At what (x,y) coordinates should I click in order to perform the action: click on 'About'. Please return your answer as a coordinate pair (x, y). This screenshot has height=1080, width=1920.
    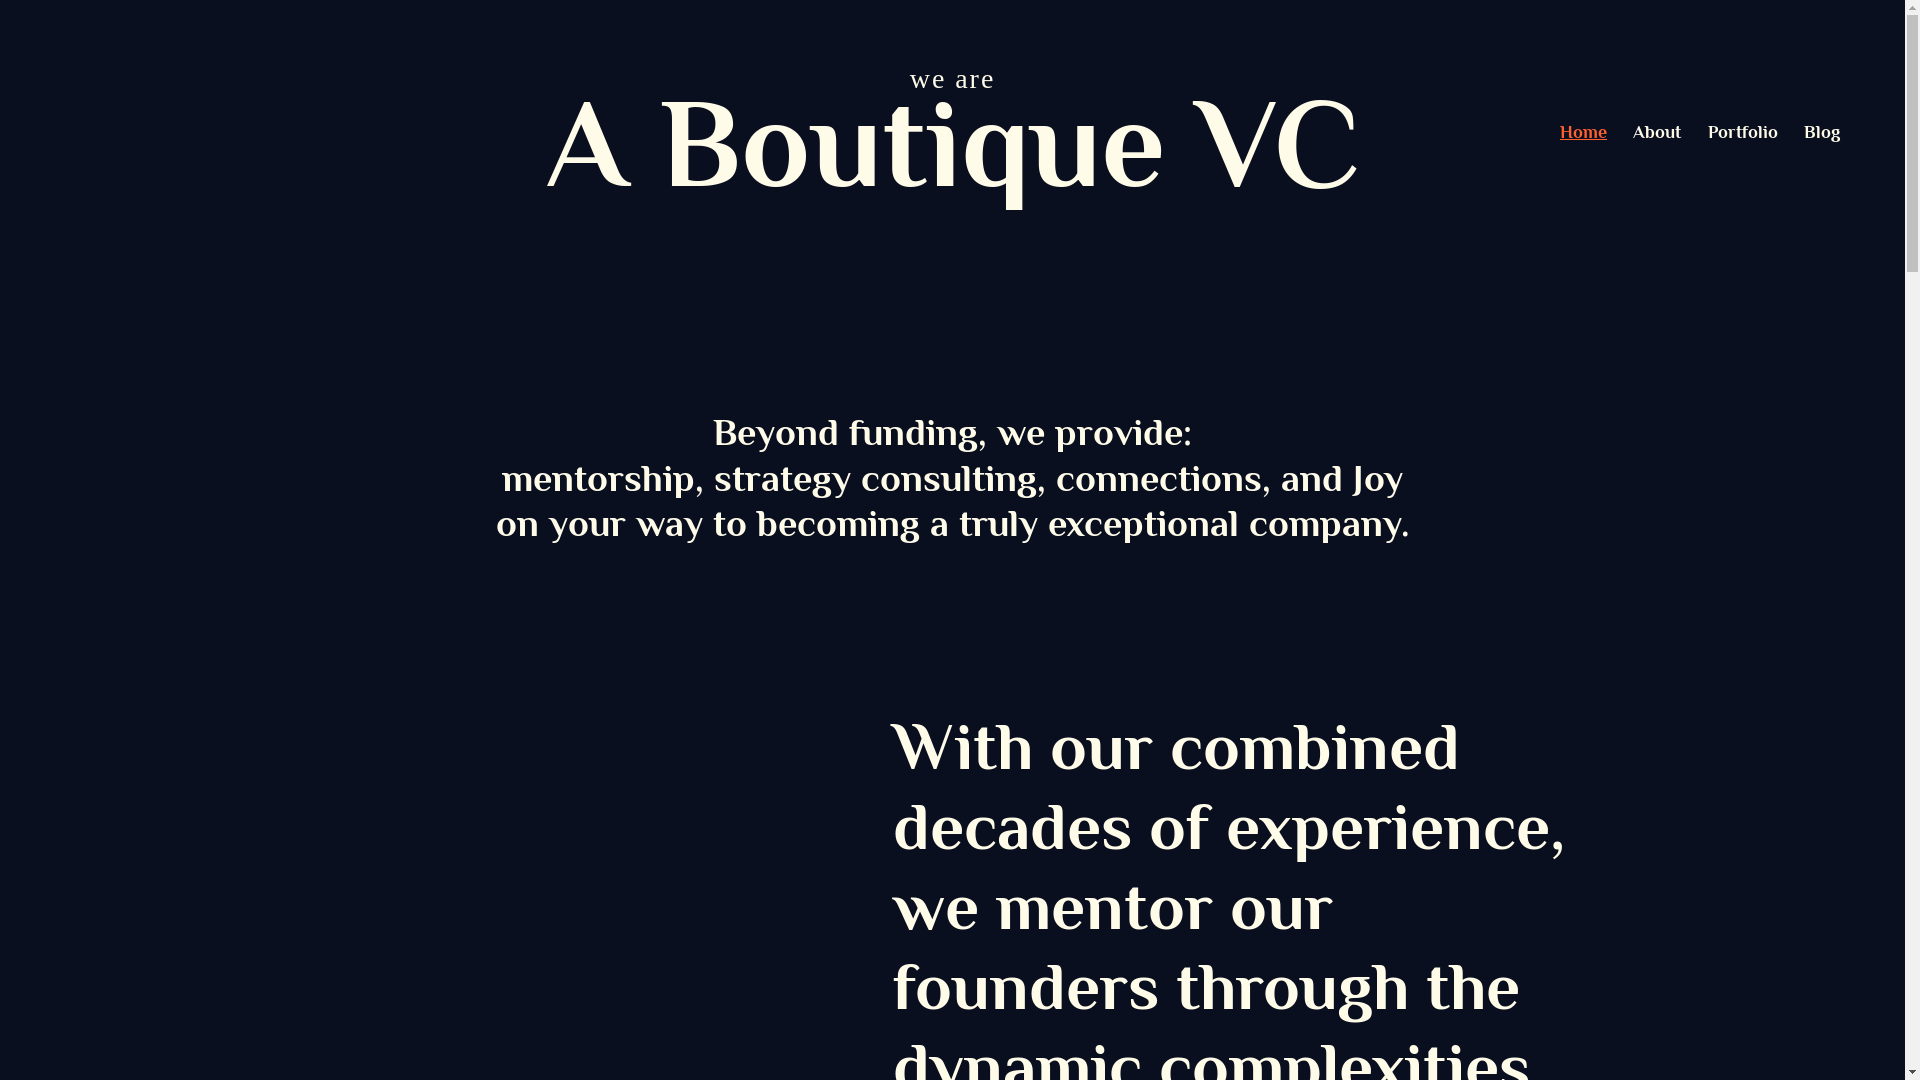
    Looking at the image, I should click on (1656, 131).